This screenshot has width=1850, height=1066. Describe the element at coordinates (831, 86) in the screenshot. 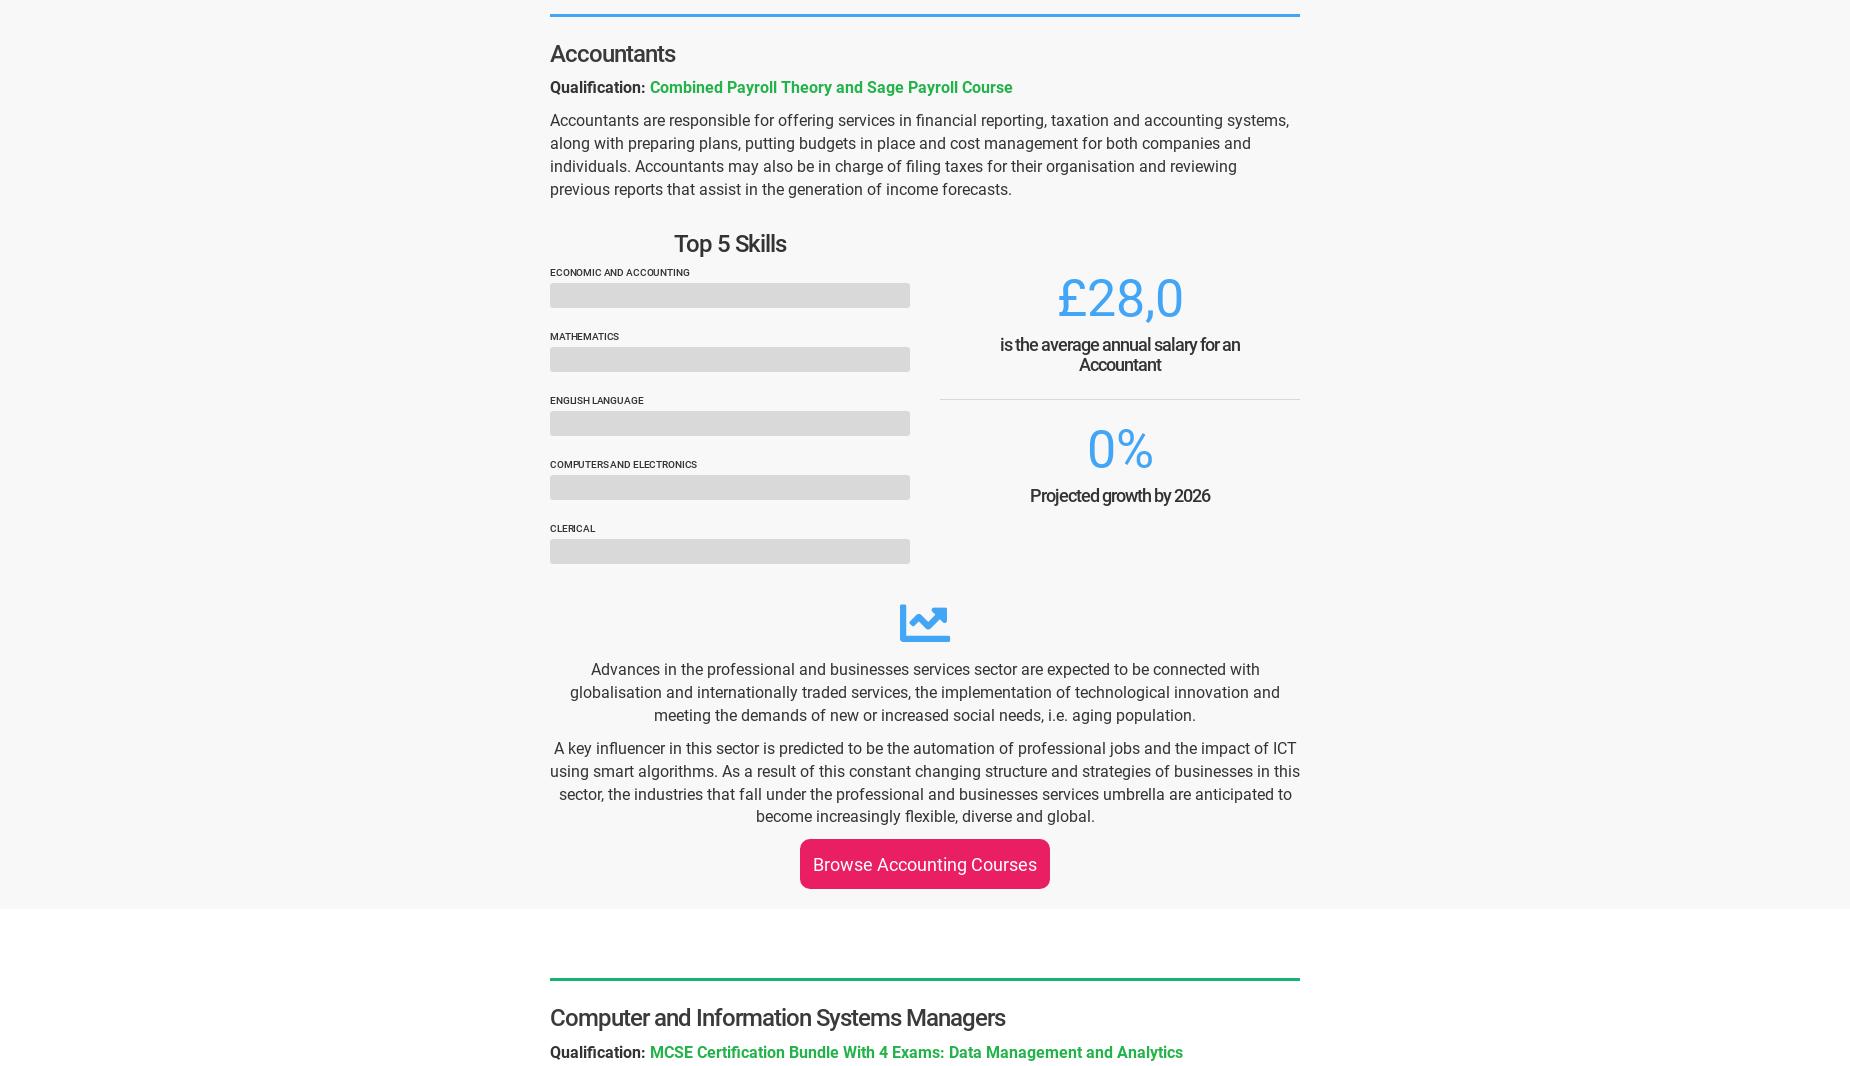

I see `'Combined Payroll Theory and Sage Payroll Course'` at that location.